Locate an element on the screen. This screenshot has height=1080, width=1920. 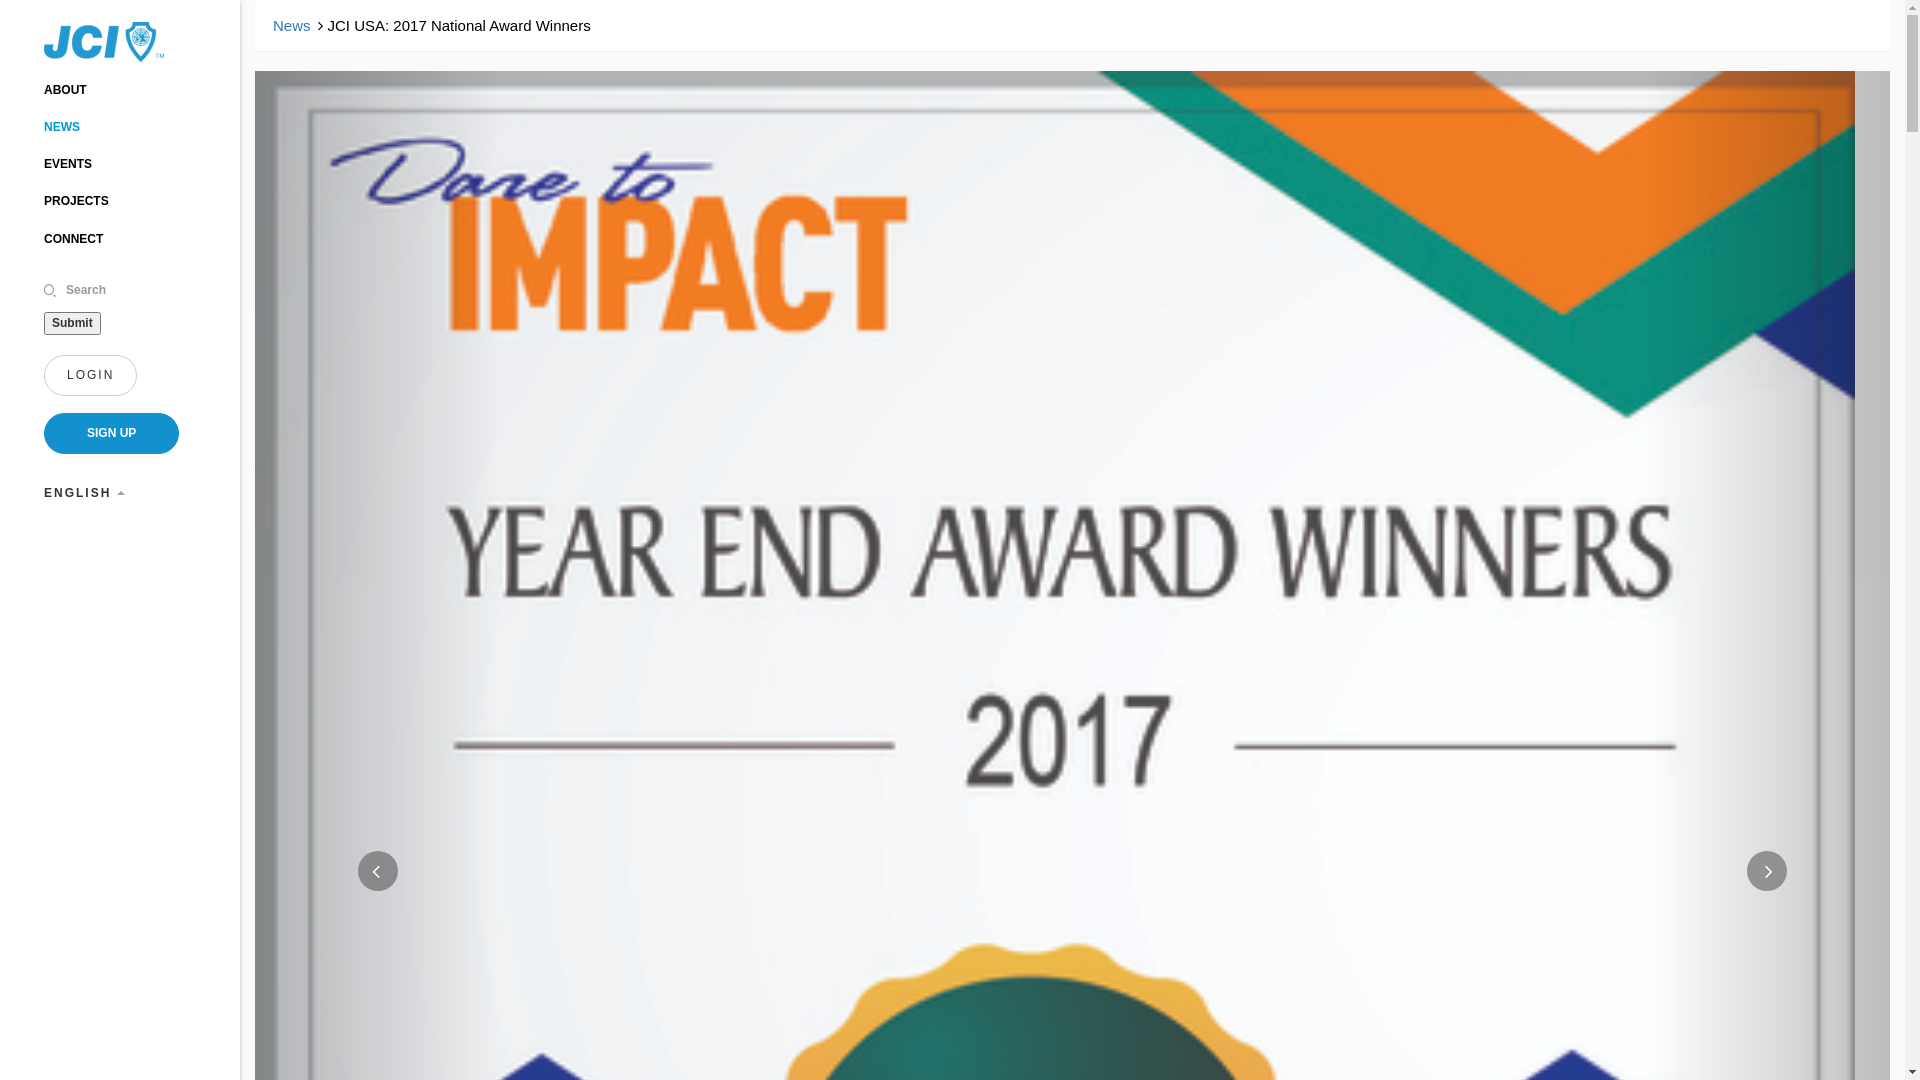
'PROJECTS' is located at coordinates (76, 200).